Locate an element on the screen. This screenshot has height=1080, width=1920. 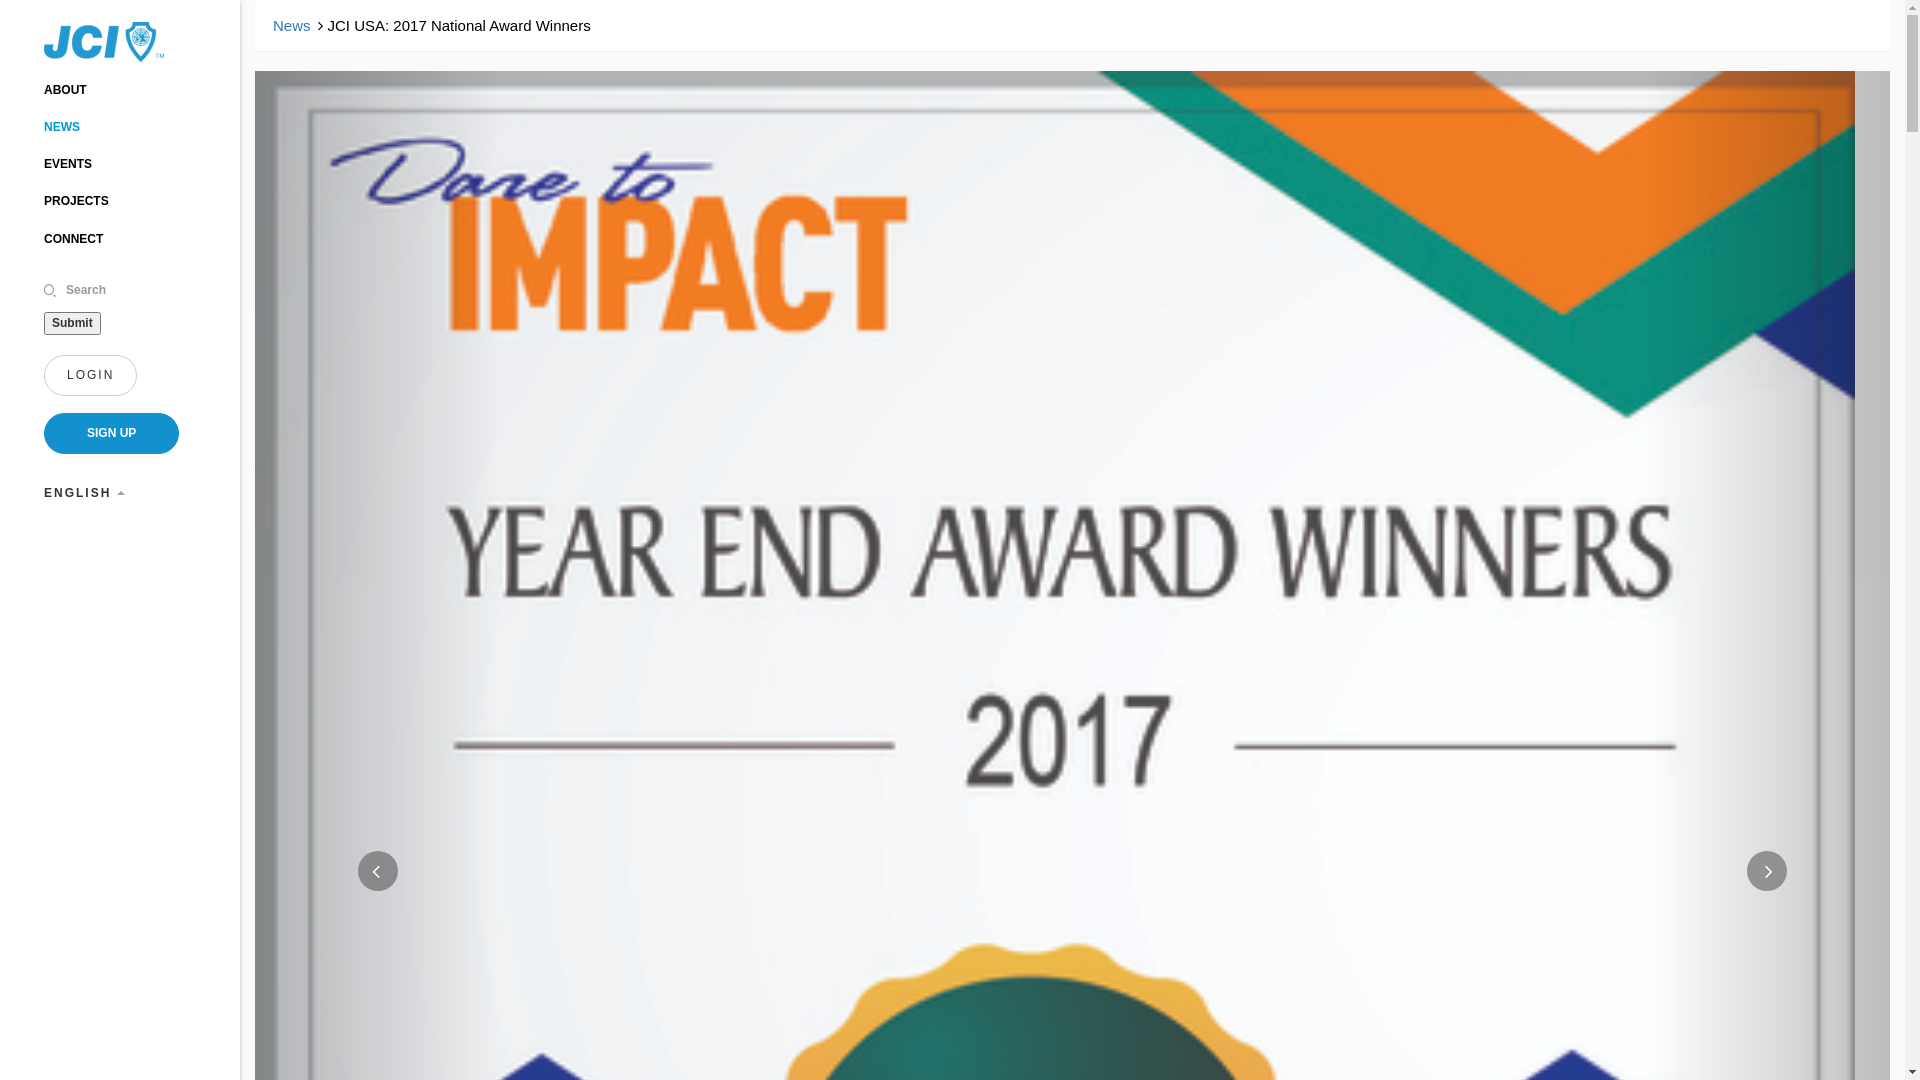
'PROJECTS' is located at coordinates (76, 200).